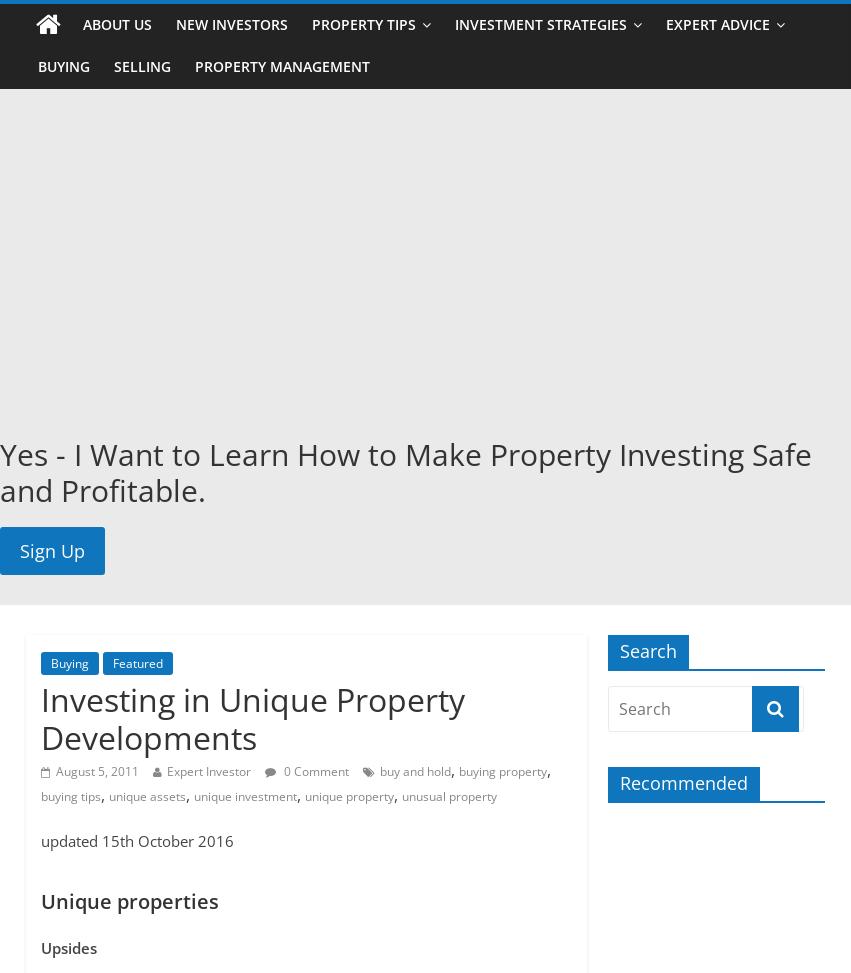 The height and width of the screenshot is (973, 851). What do you see at coordinates (0, 471) in the screenshot?
I see `'Yes - I Want to Learn How to Make Property Investing Safe and Profitable.'` at bounding box center [0, 471].